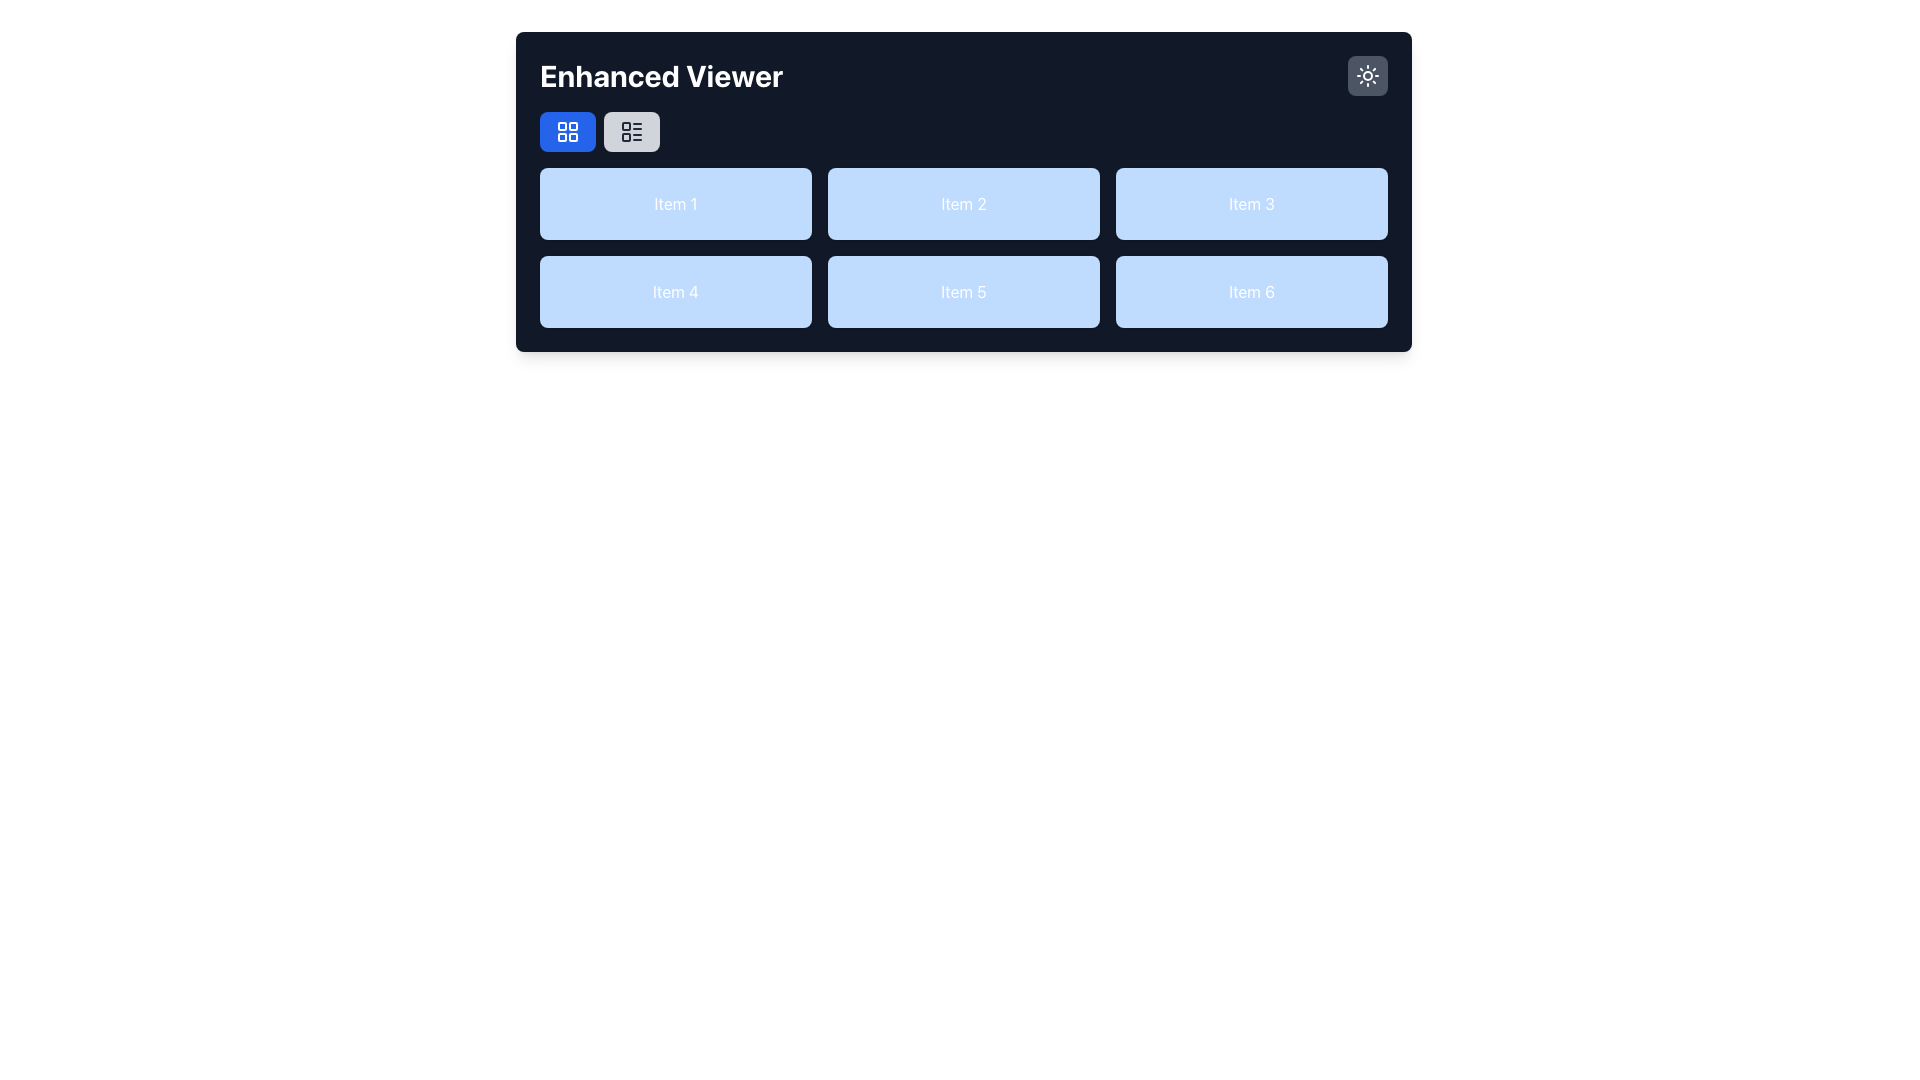 The height and width of the screenshot is (1080, 1920). Describe the element at coordinates (964, 204) in the screenshot. I see `the Static Label located in the middle box of the first row in a grid layout, positioned between 'Item 1' and 'Item 3'` at that location.